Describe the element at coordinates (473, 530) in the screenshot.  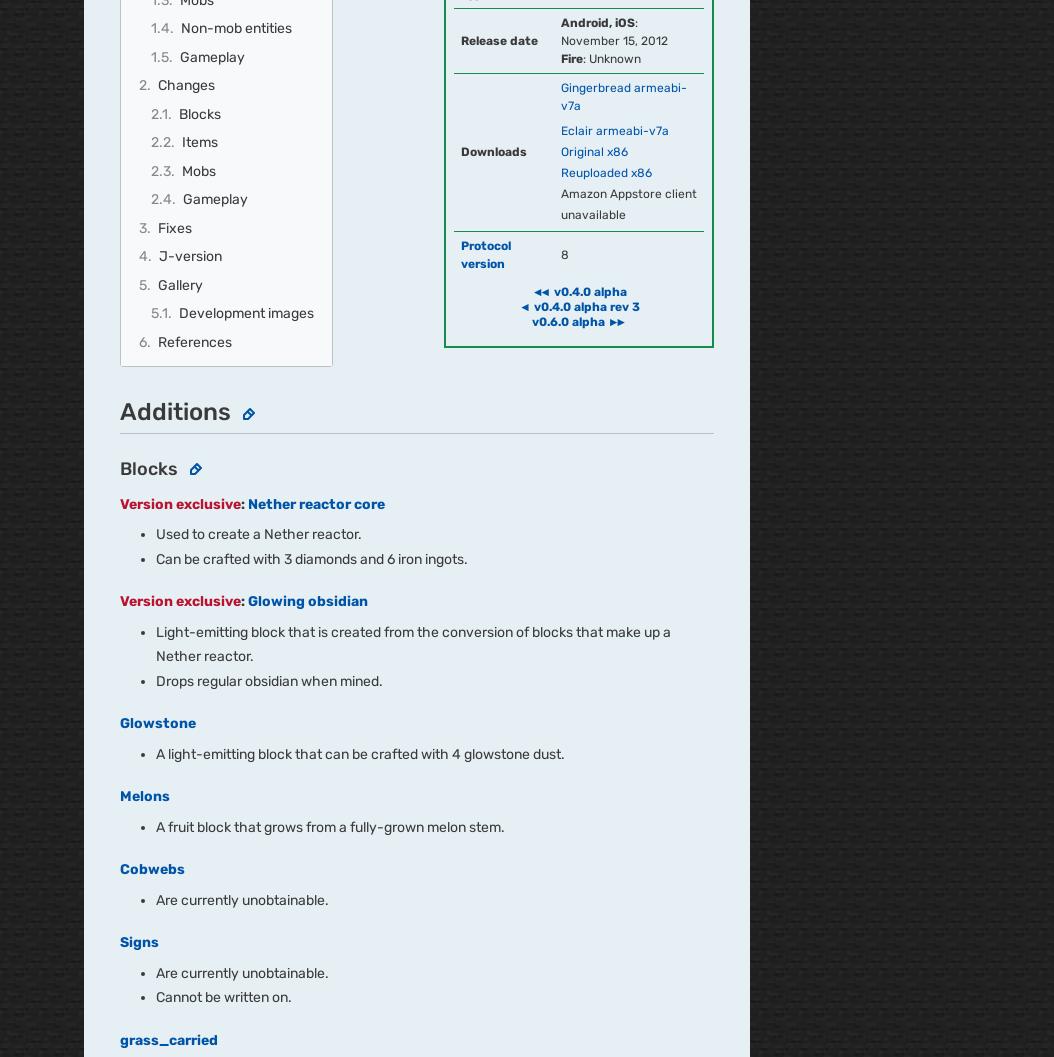
I see `'Terms of Use'` at that location.